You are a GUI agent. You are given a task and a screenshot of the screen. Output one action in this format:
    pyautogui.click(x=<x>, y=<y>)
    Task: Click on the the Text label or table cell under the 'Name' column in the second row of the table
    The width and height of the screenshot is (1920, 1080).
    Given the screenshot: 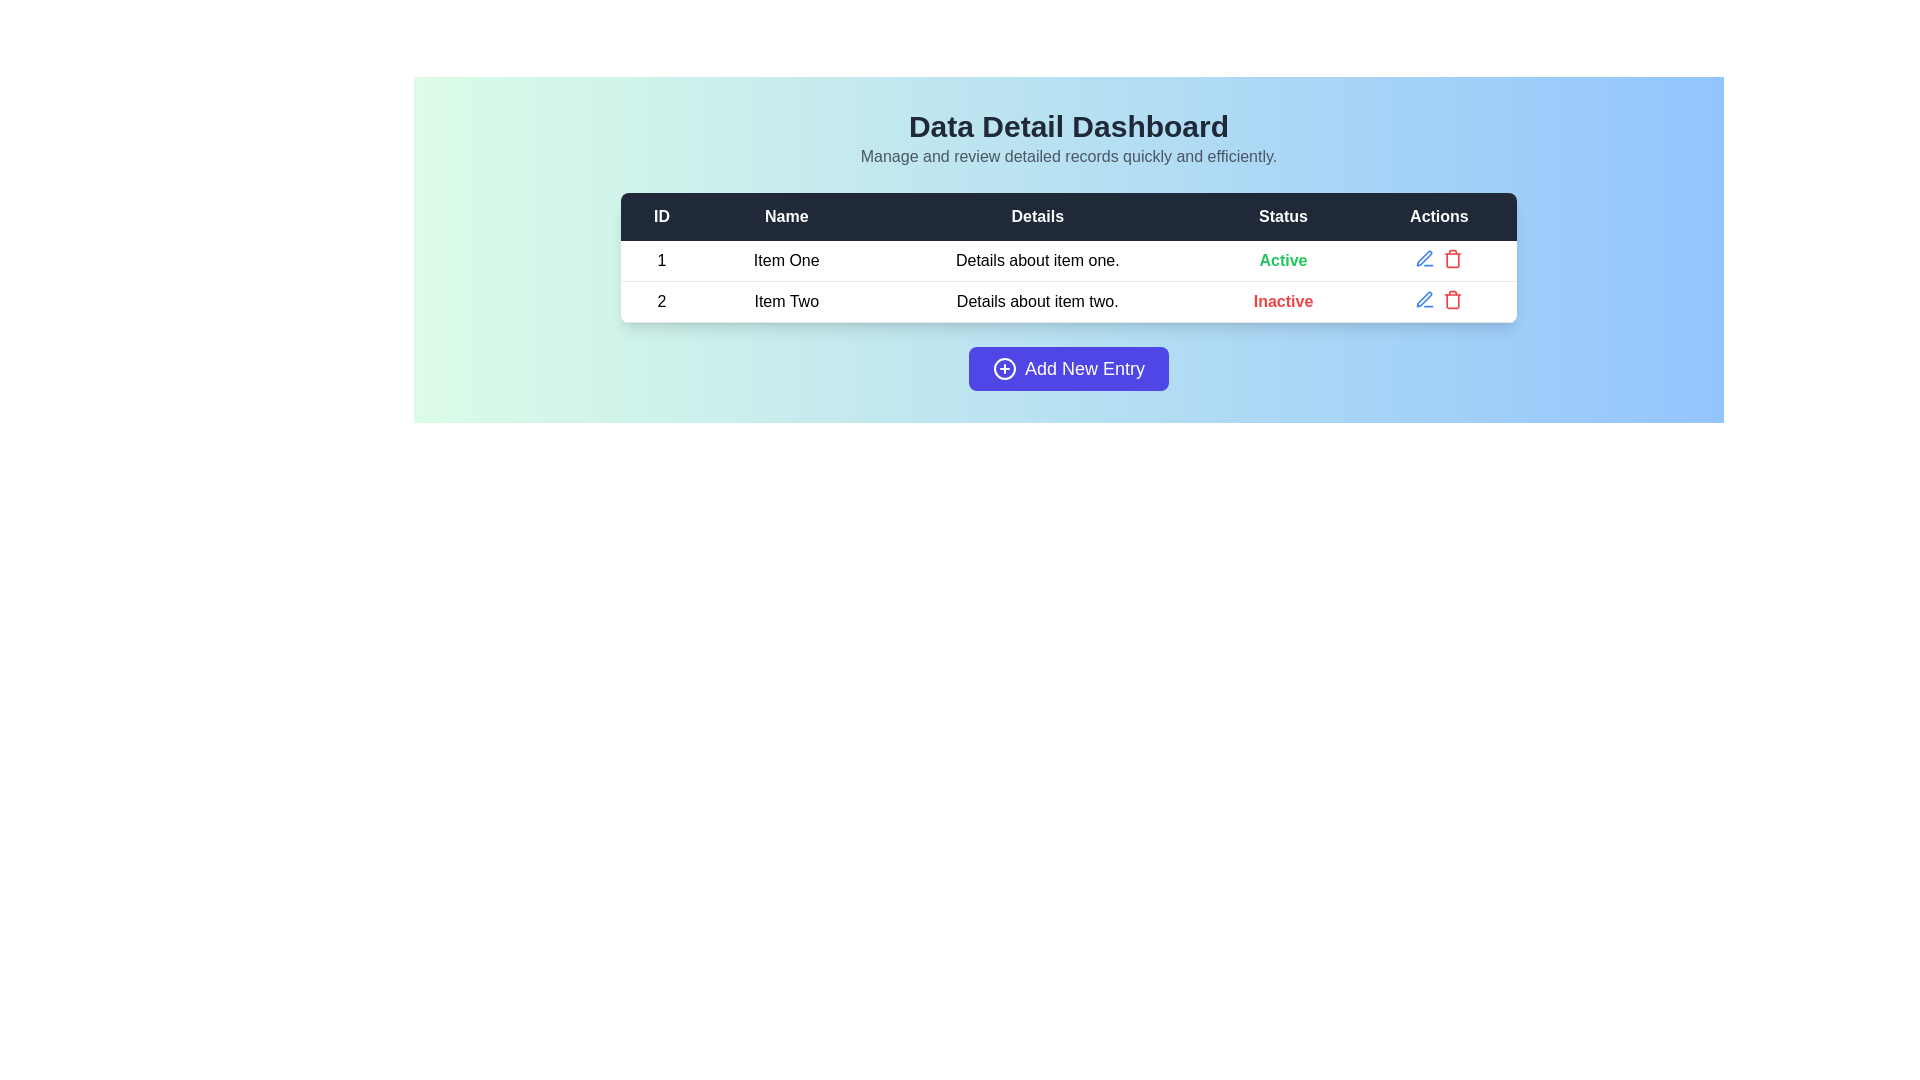 What is the action you would take?
    pyautogui.click(x=785, y=301)
    